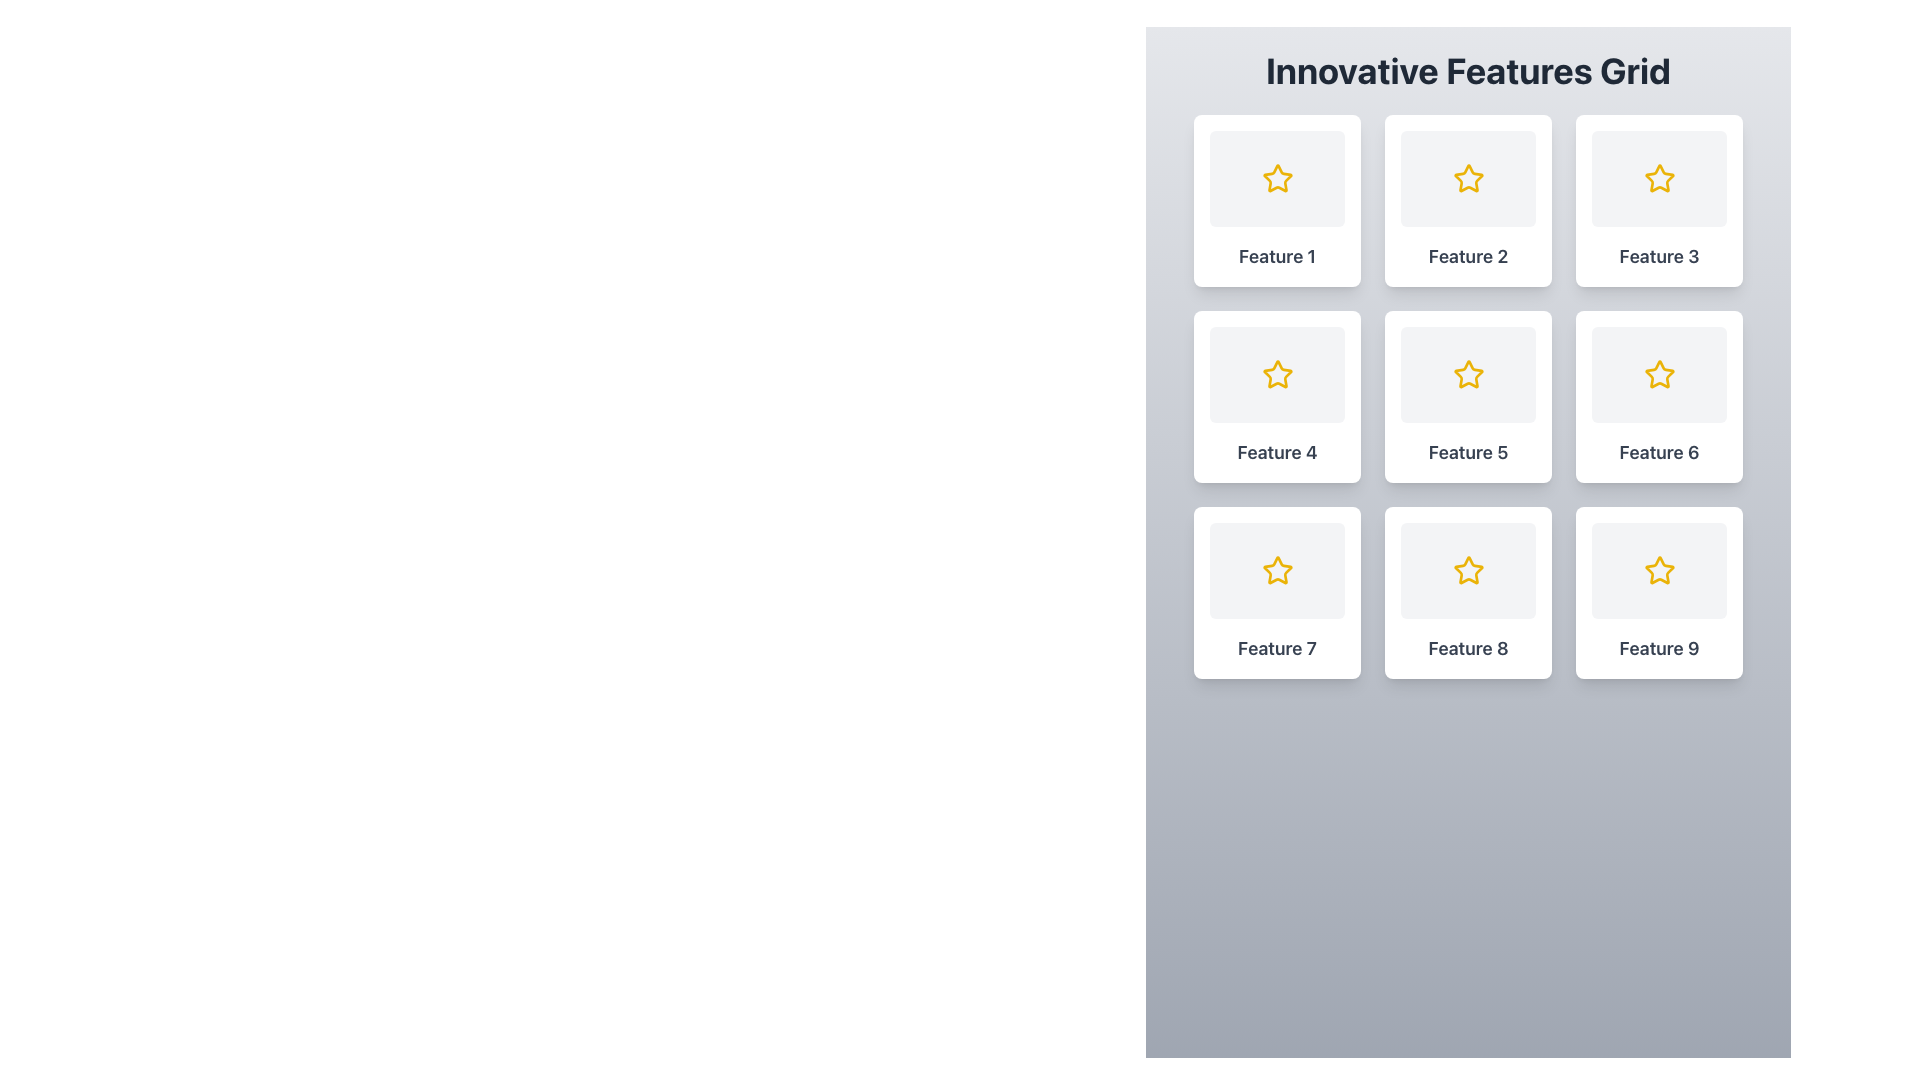 This screenshot has width=1920, height=1080. What do you see at coordinates (1276, 397) in the screenshot?
I see `the fourth card component in the grid layout which has a white rounded rectangle backdrop, a yellow star icon at the center-top, and a bold 'Feature 4' title in gray centered underneath` at bounding box center [1276, 397].